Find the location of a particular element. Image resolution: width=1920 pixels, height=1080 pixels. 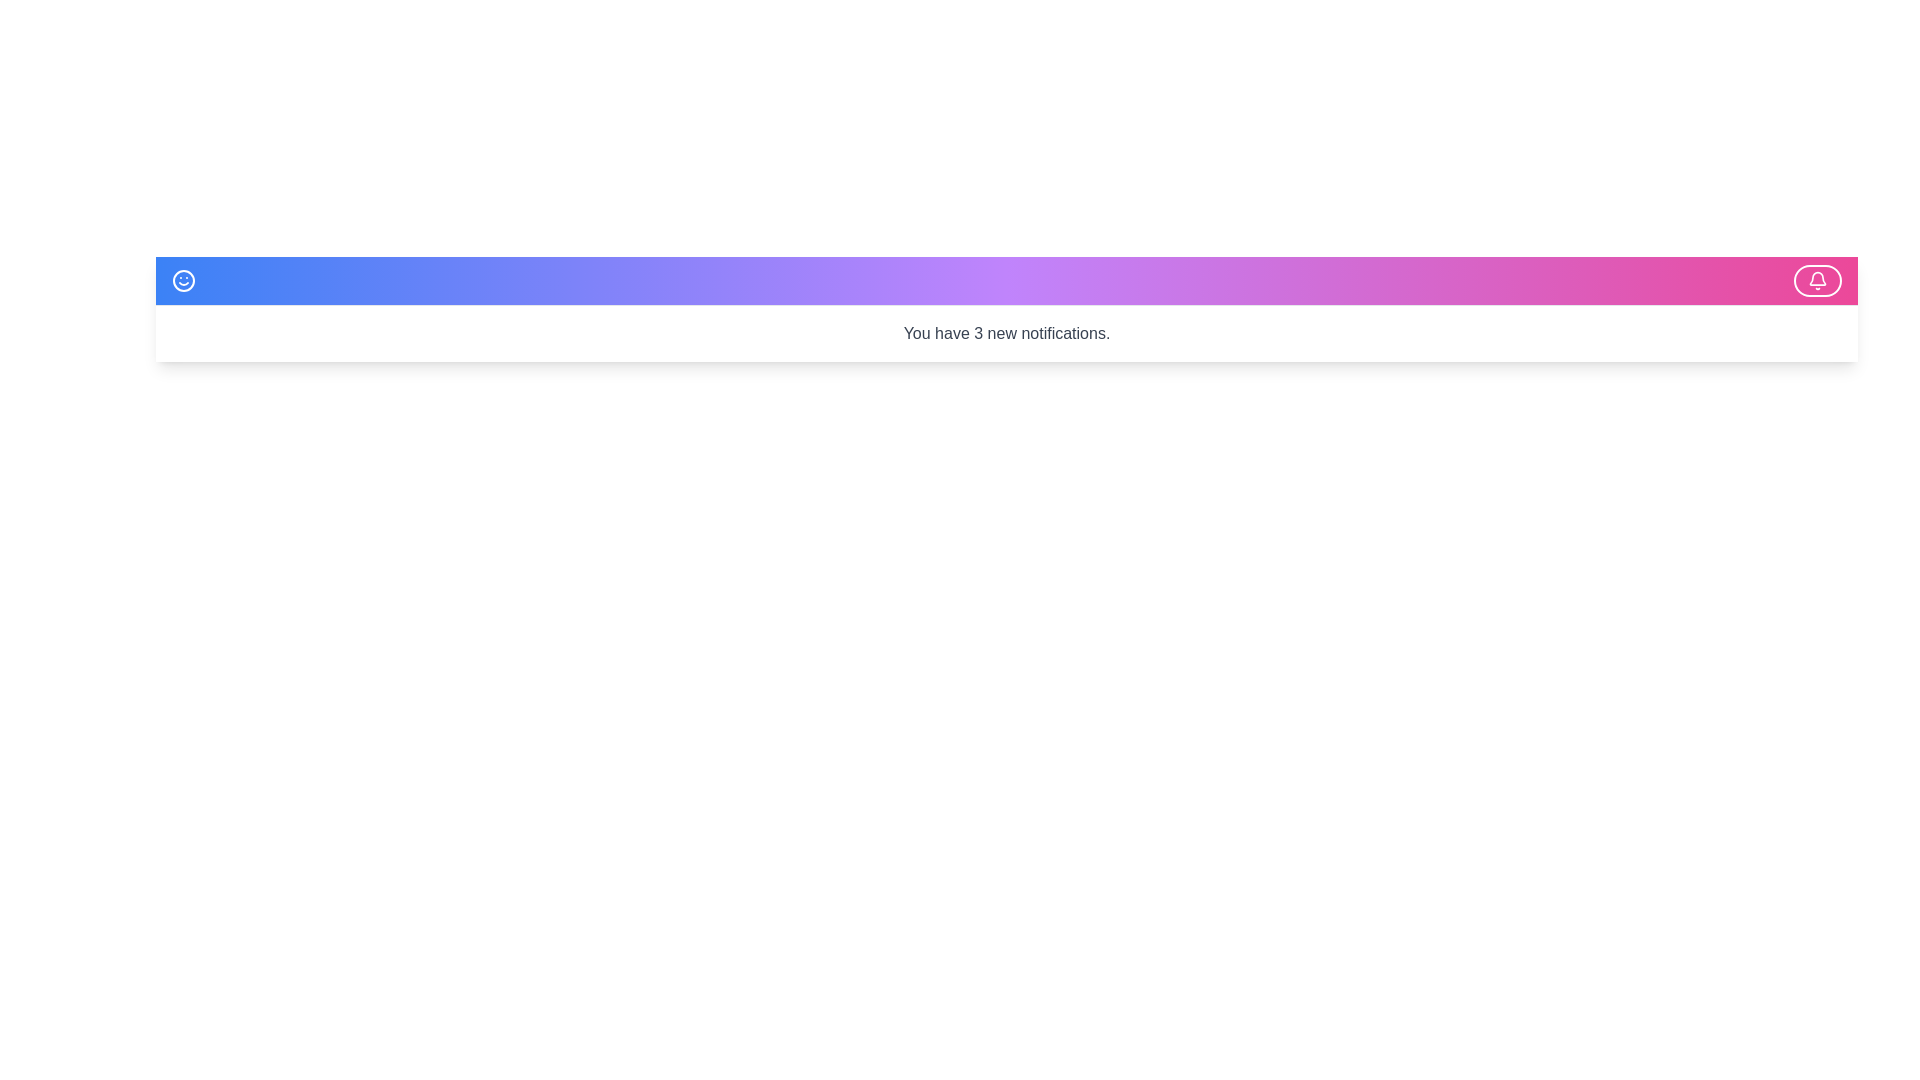

the bell icon within the button located at the top-right corner of the interface is located at coordinates (1818, 281).